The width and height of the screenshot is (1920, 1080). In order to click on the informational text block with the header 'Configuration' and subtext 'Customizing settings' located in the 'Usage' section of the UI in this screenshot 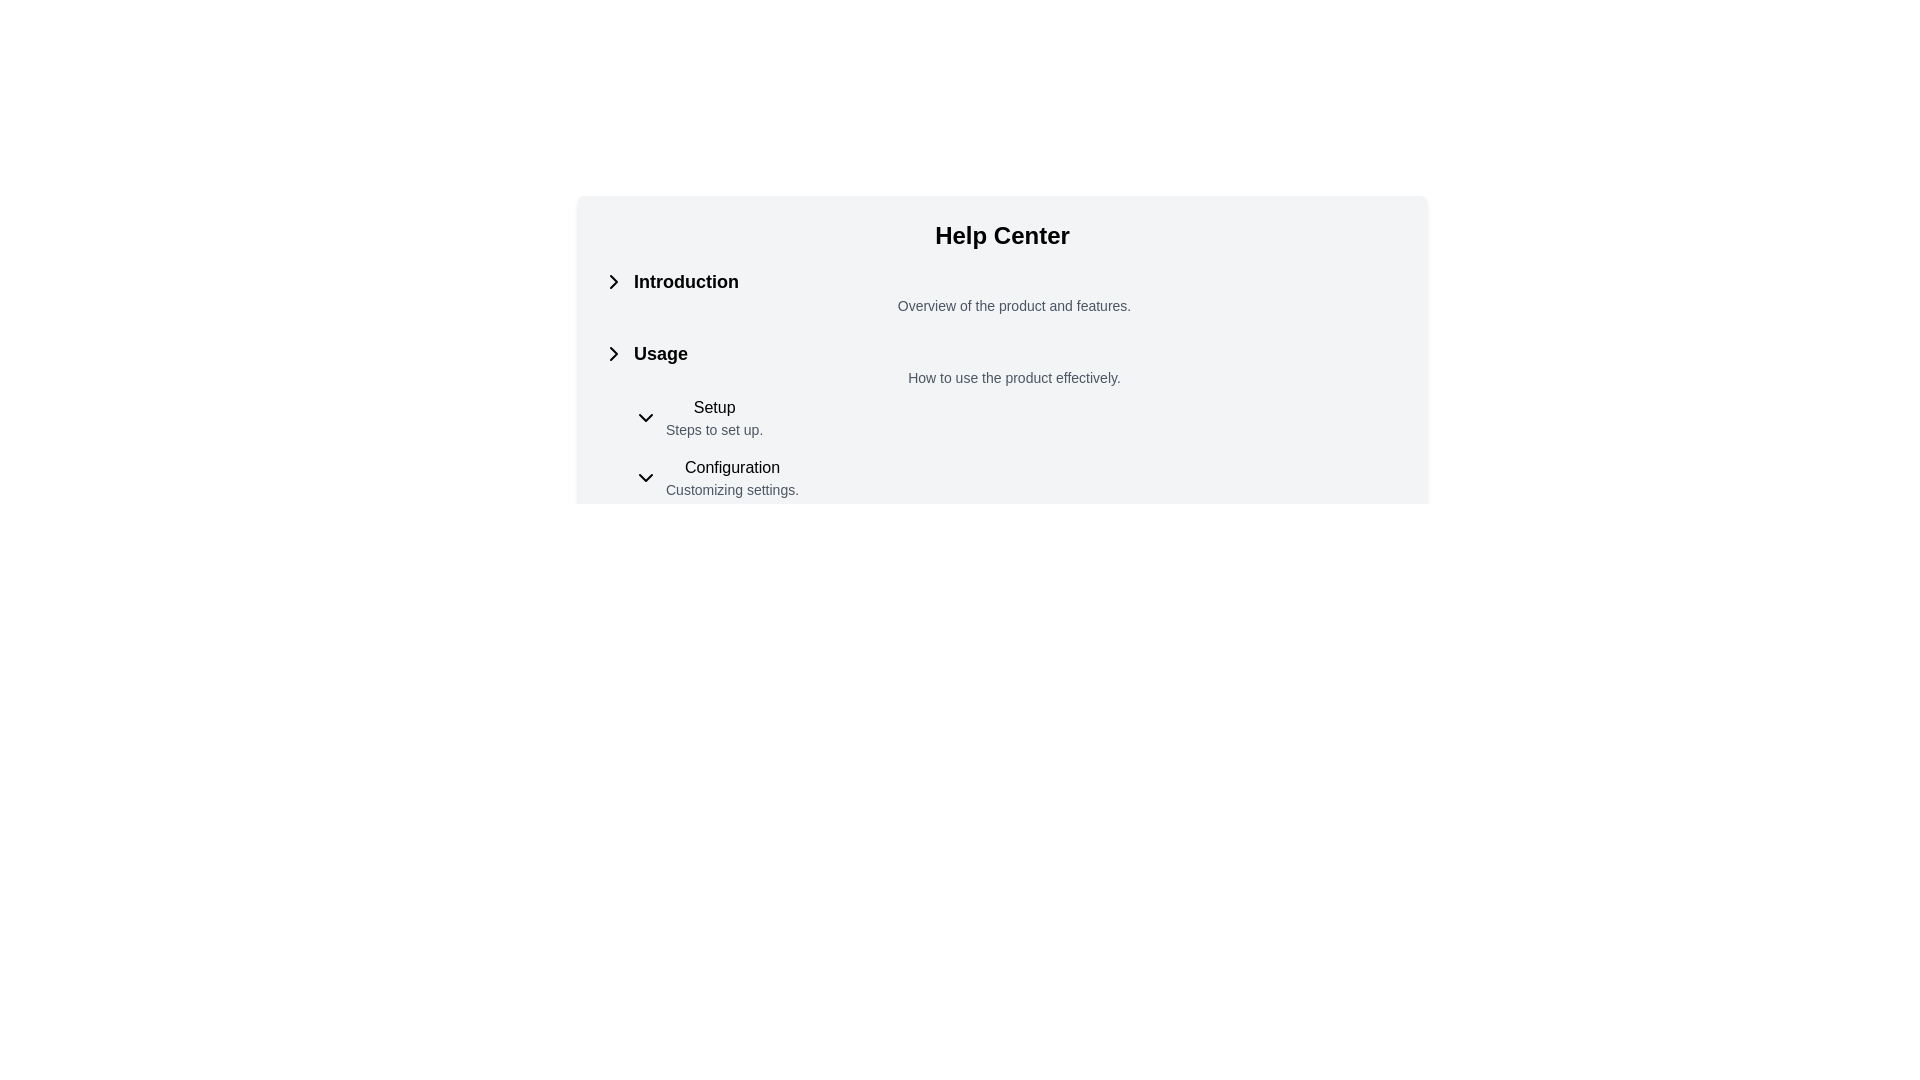, I will do `click(731, 478)`.